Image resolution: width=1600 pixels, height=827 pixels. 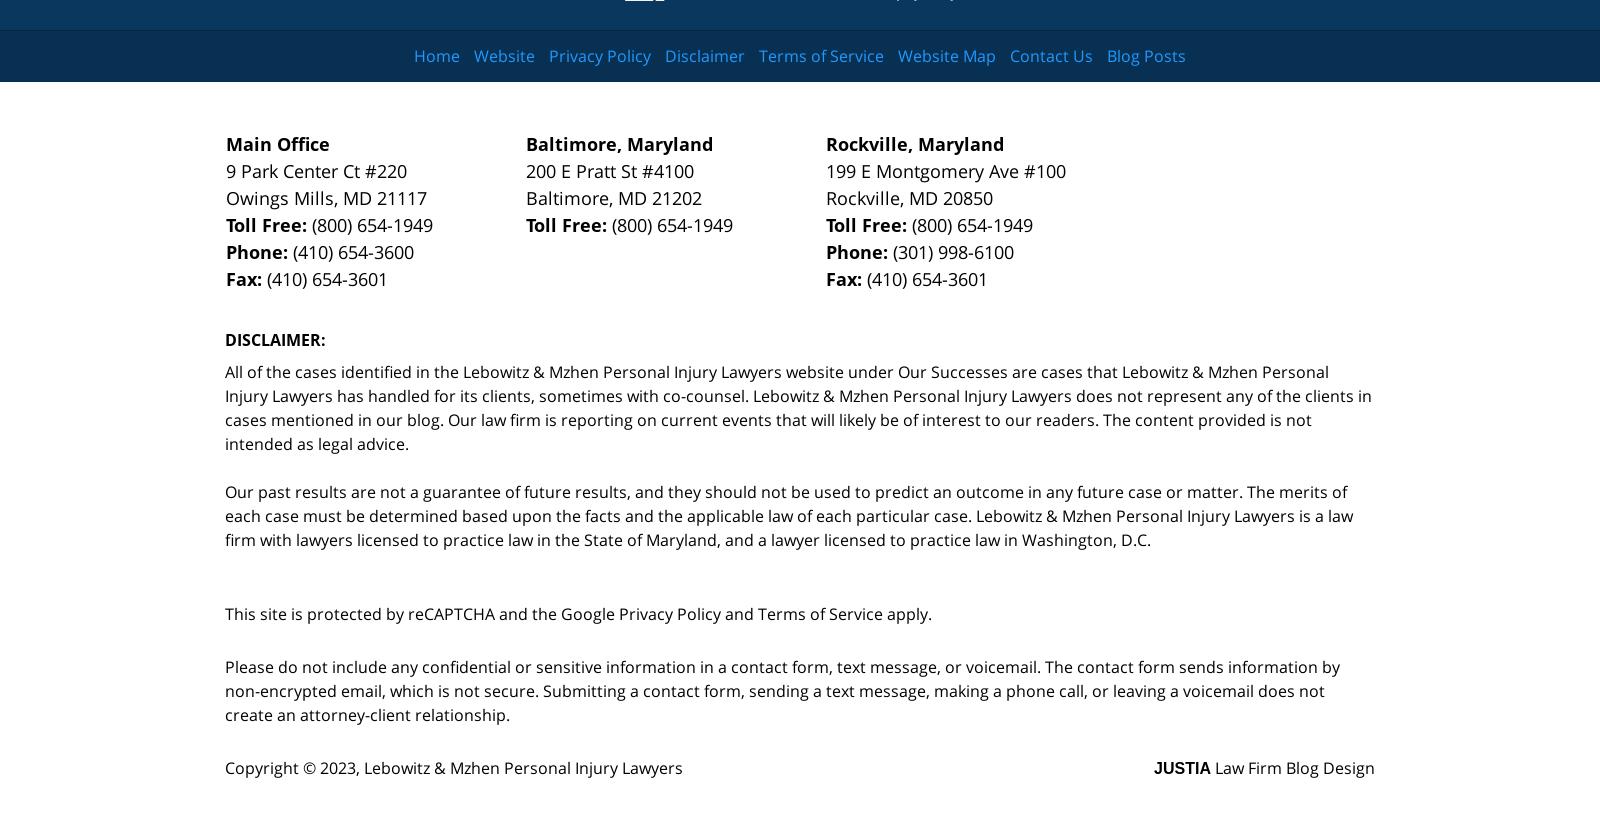 I want to click on 'Law Firm Blog Design', so click(x=1291, y=766).